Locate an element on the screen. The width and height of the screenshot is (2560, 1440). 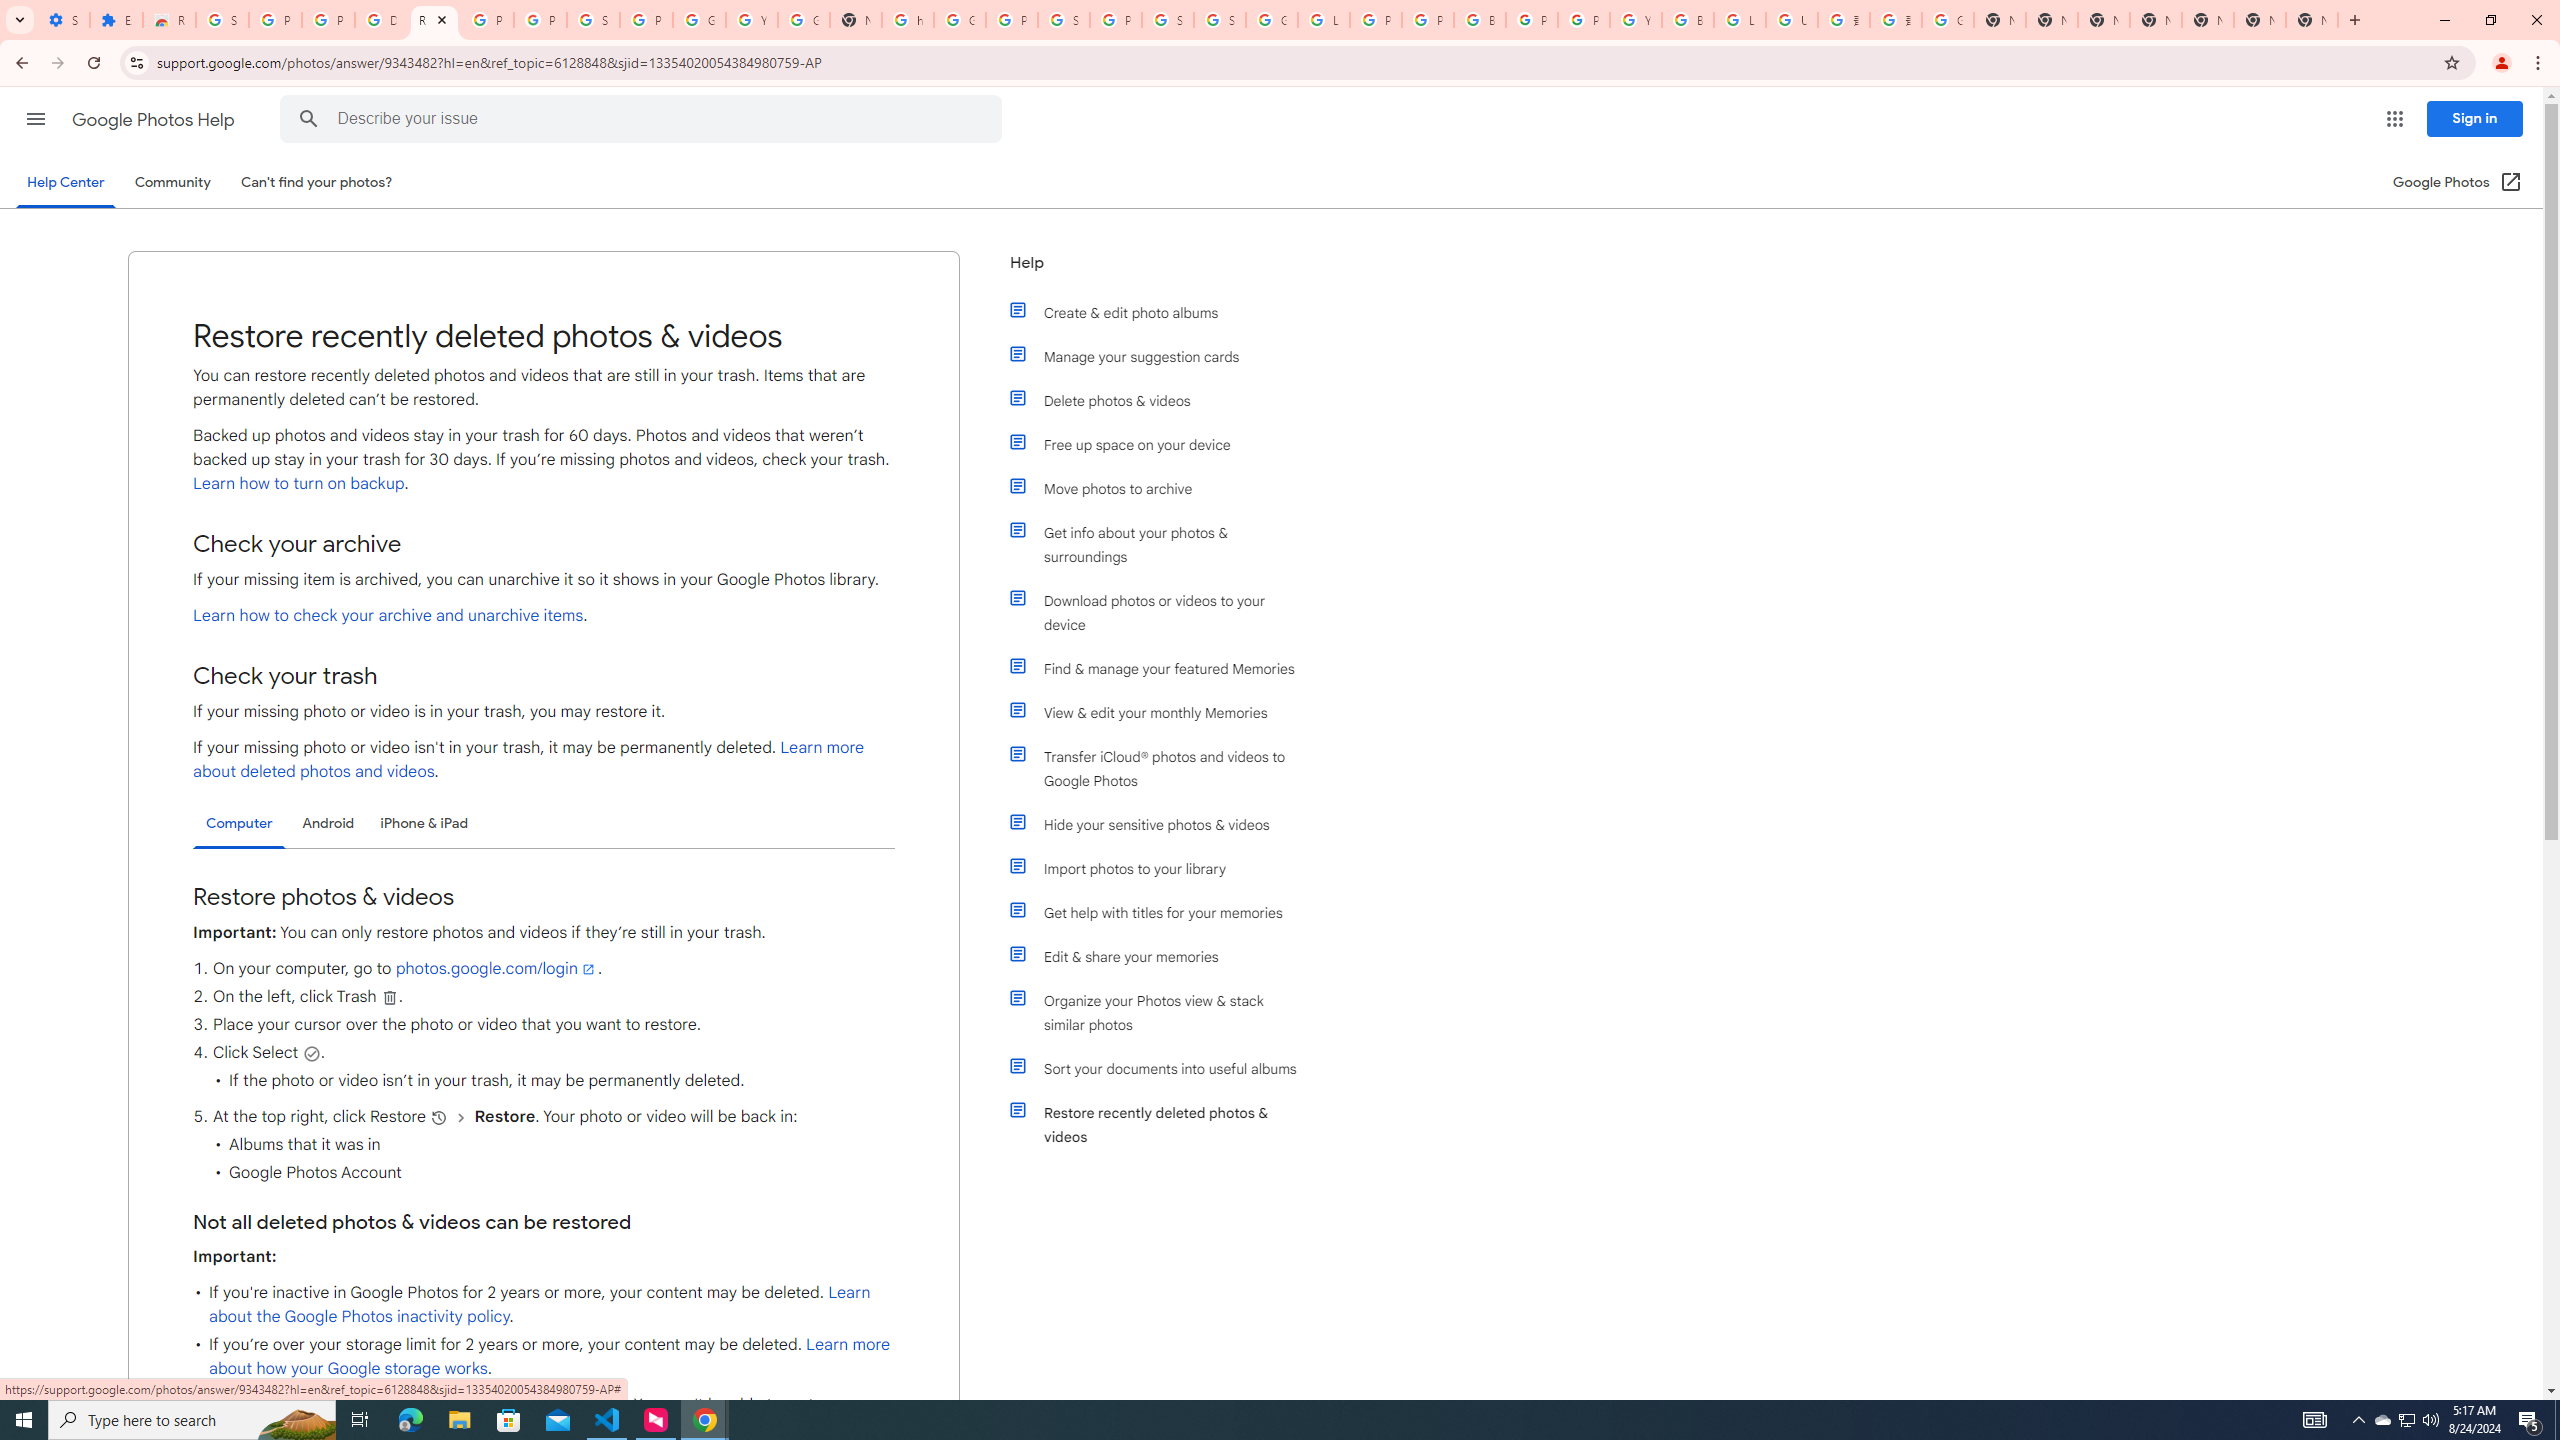
'Help Center' is located at coordinates (65, 181).